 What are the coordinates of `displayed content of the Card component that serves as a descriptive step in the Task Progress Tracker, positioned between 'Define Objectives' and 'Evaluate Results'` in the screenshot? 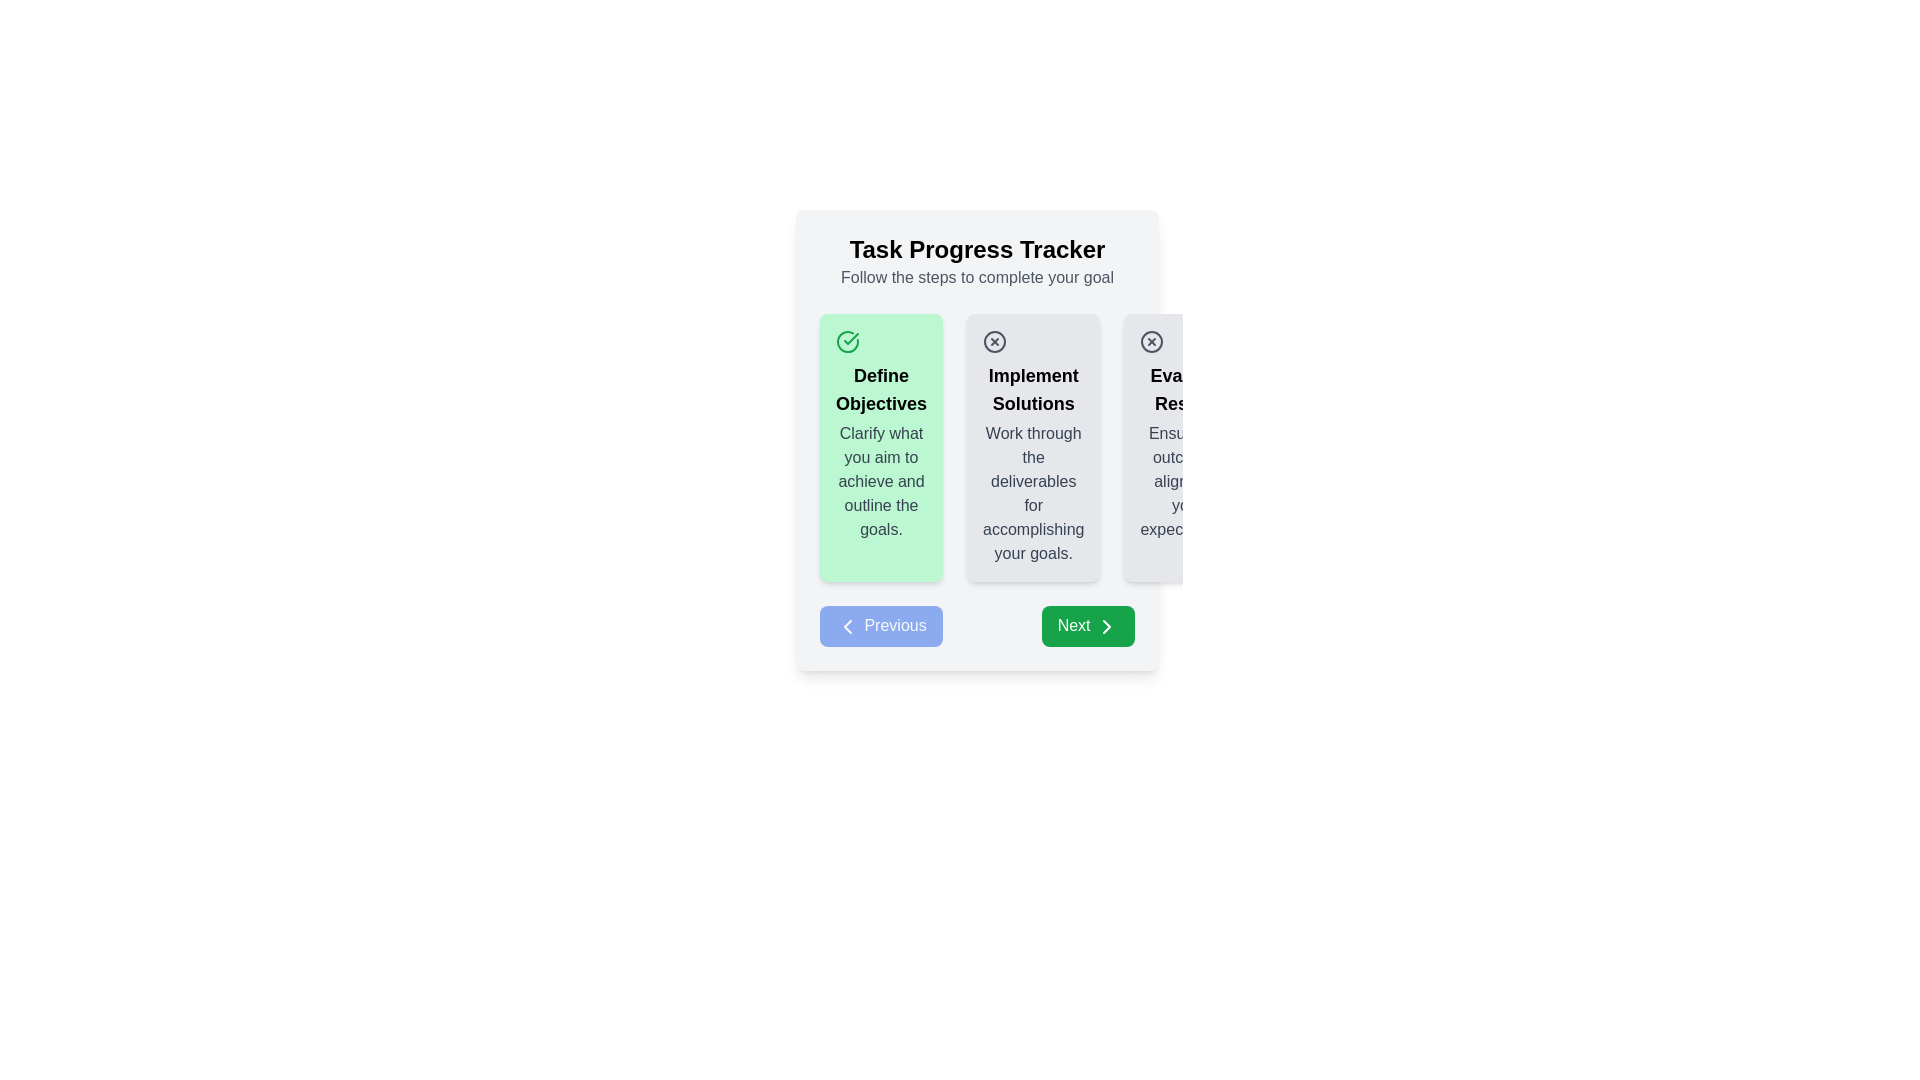 It's located at (977, 446).